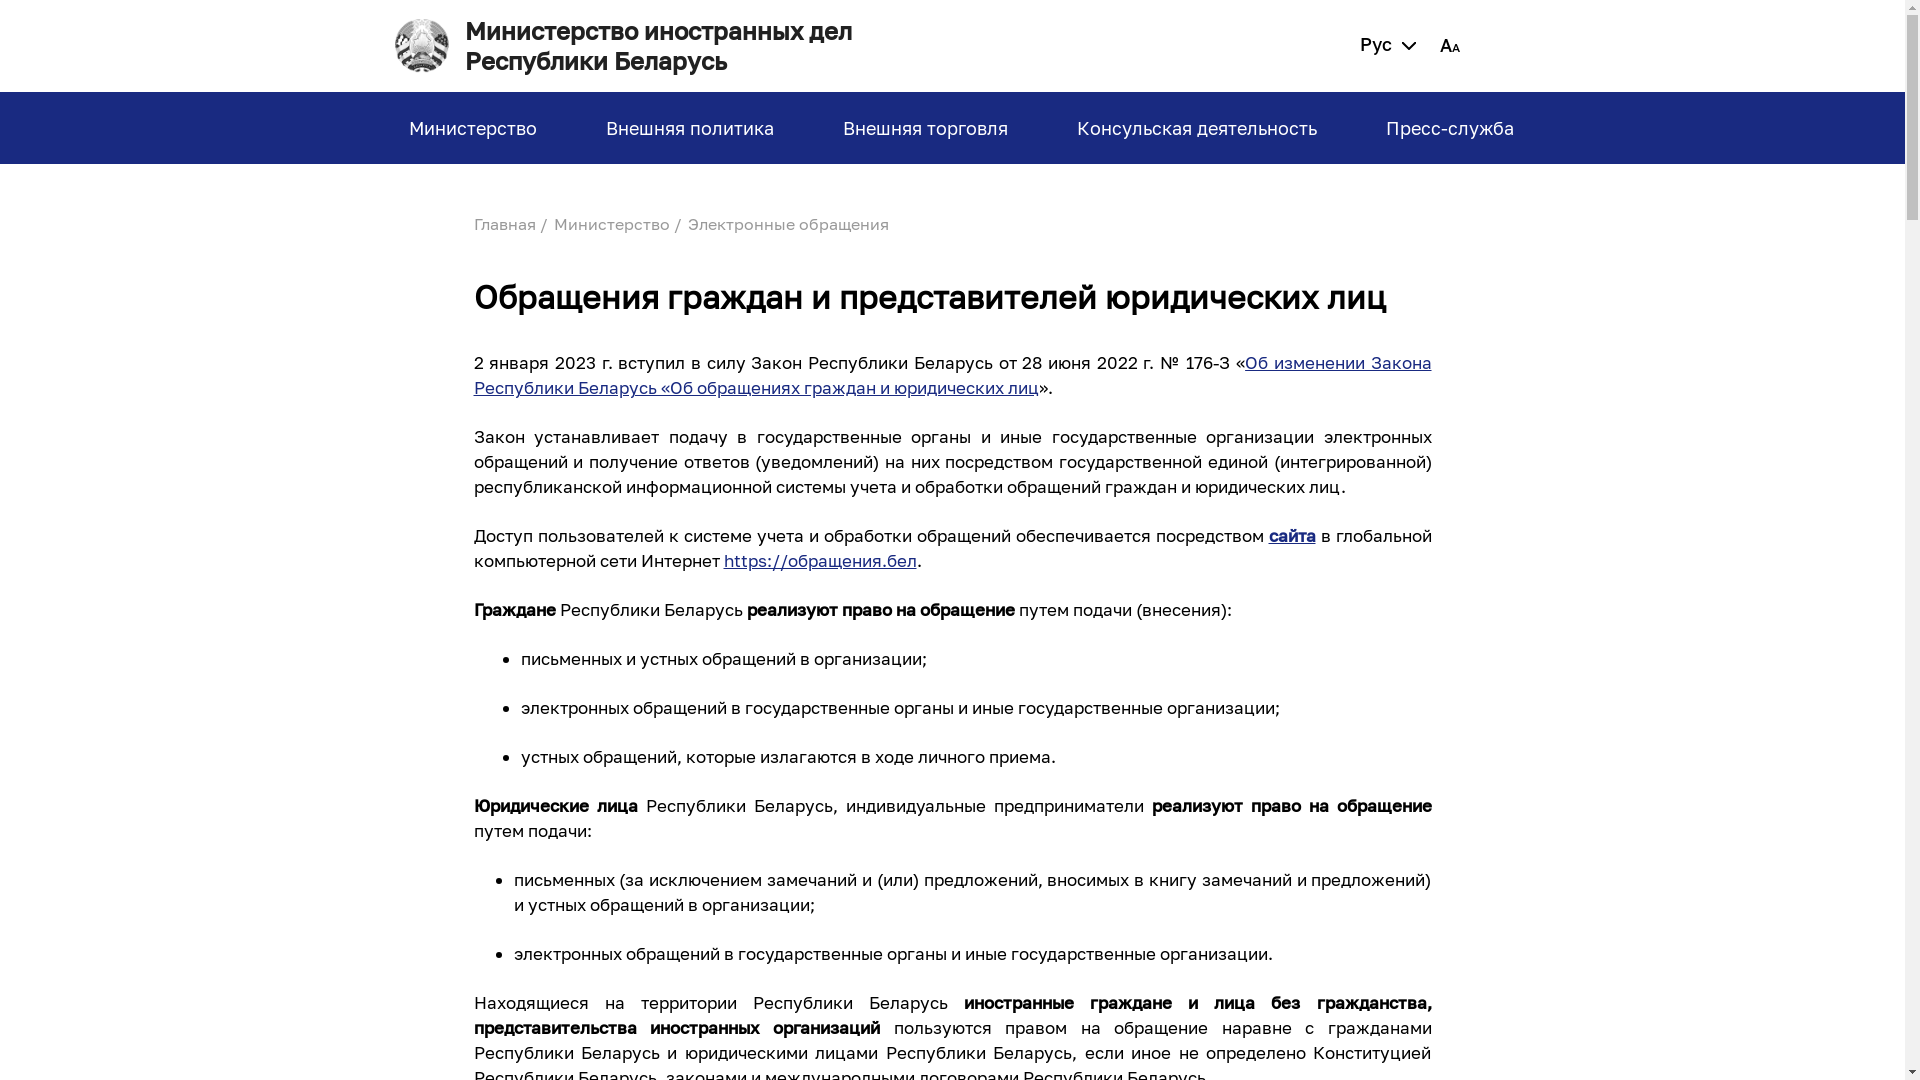 The image size is (1920, 1080). I want to click on 'AA', so click(1449, 45).